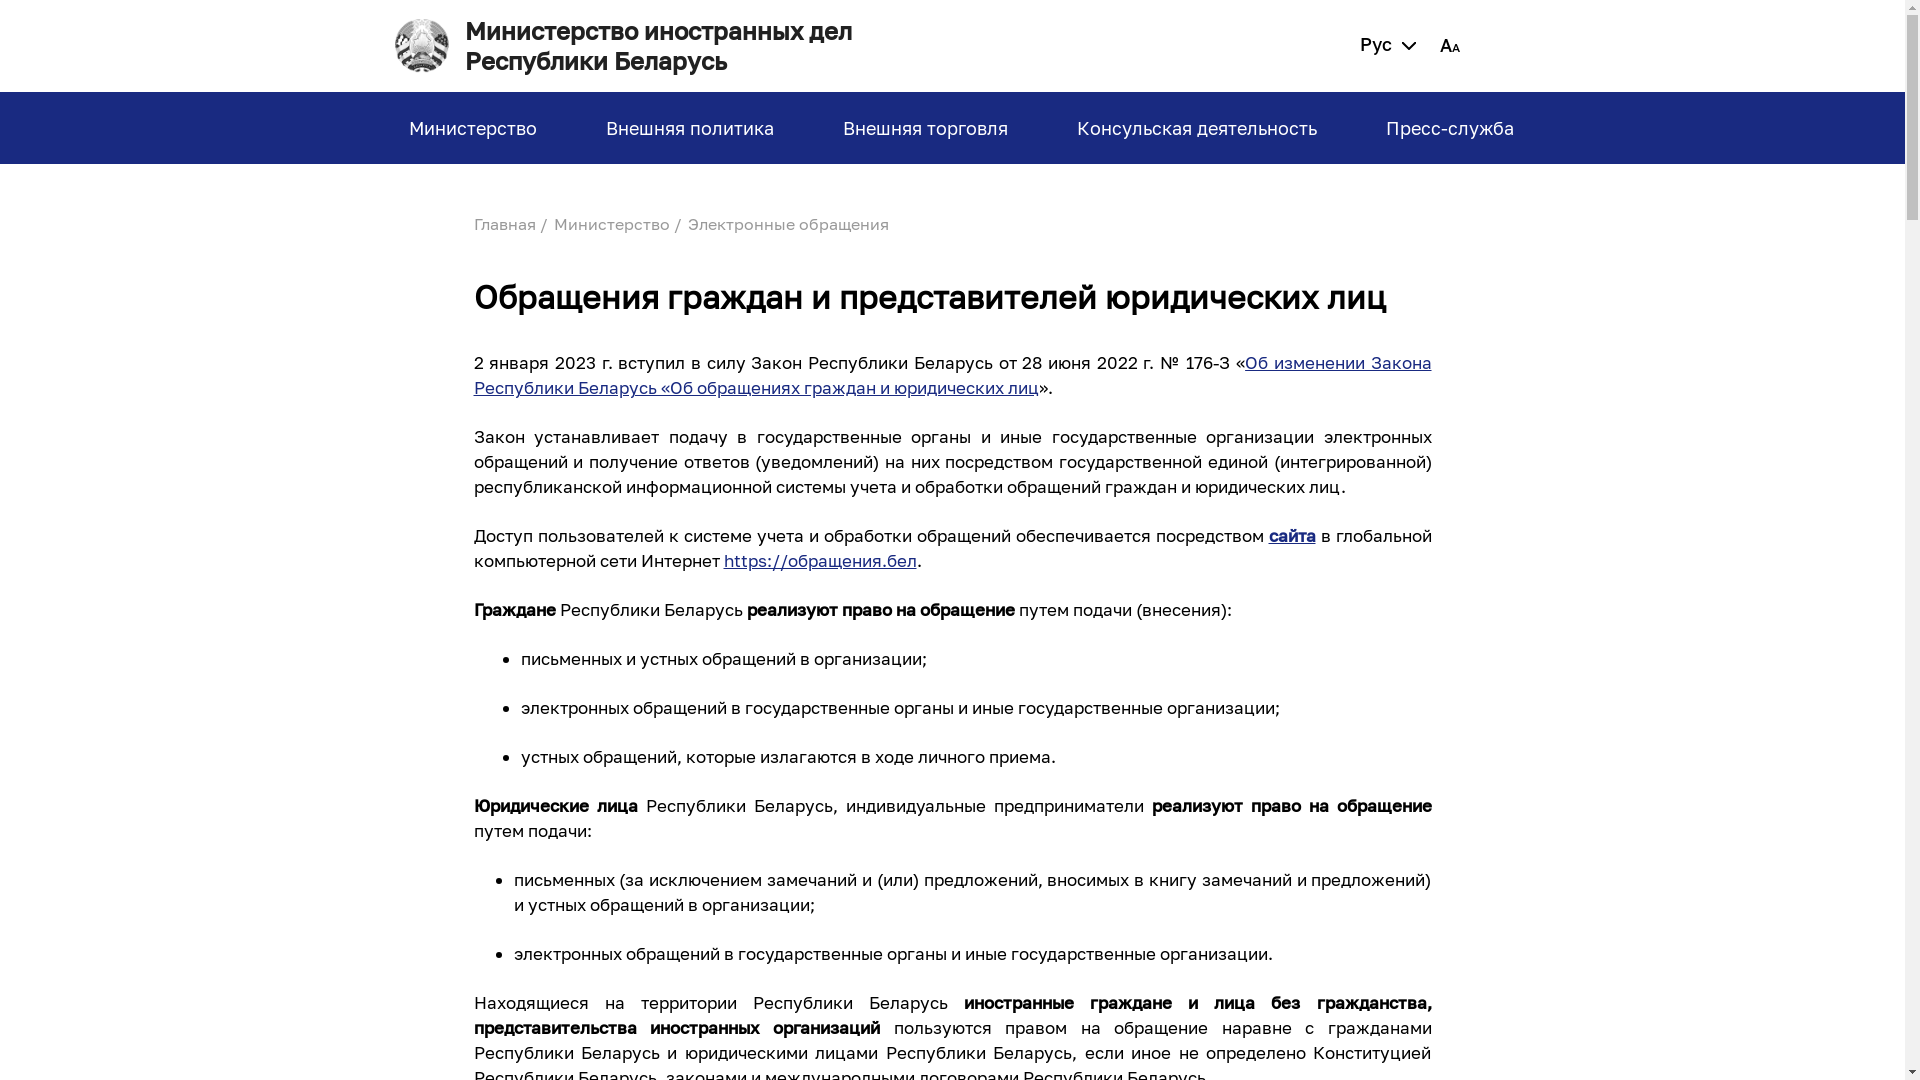 The image size is (1920, 1080). I want to click on 'AA', so click(1449, 45).